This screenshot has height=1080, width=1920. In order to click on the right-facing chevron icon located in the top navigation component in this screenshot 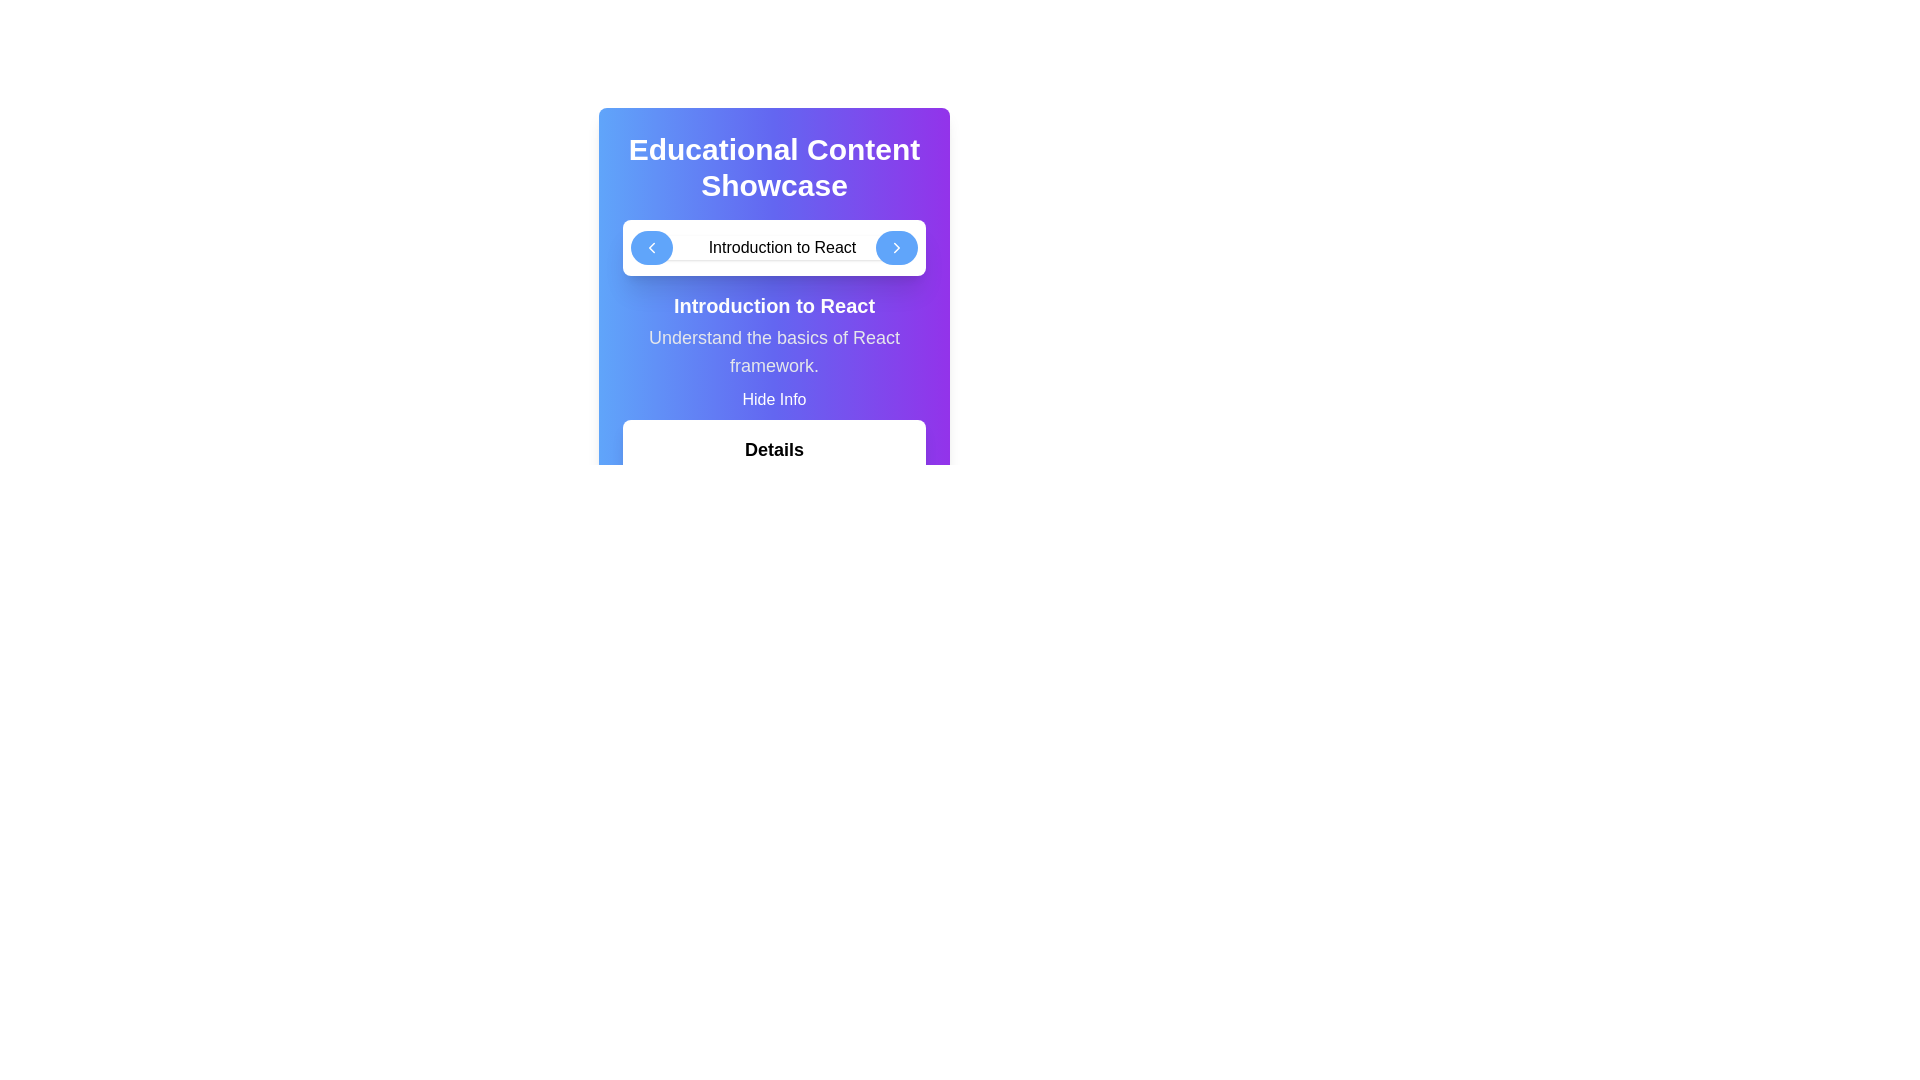, I will do `click(896, 246)`.